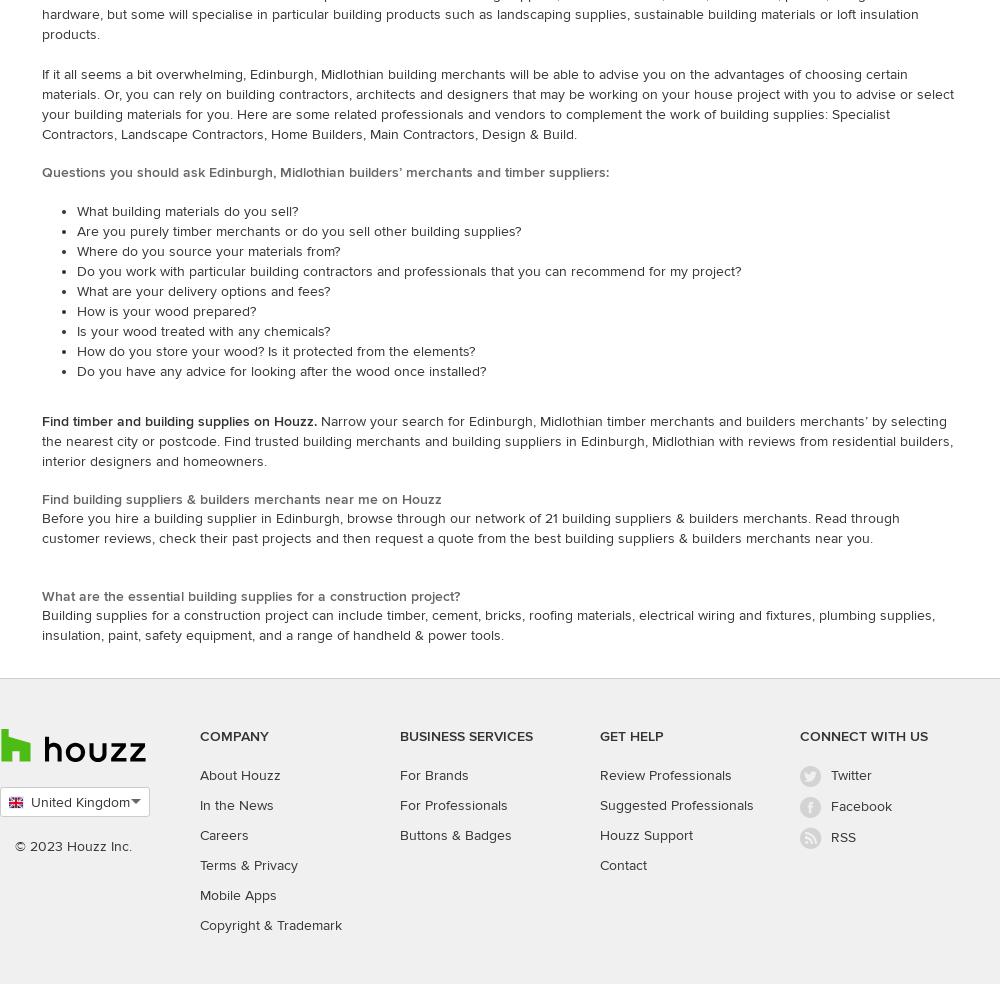  What do you see at coordinates (422, 134) in the screenshot?
I see `'Main Contractors'` at bounding box center [422, 134].